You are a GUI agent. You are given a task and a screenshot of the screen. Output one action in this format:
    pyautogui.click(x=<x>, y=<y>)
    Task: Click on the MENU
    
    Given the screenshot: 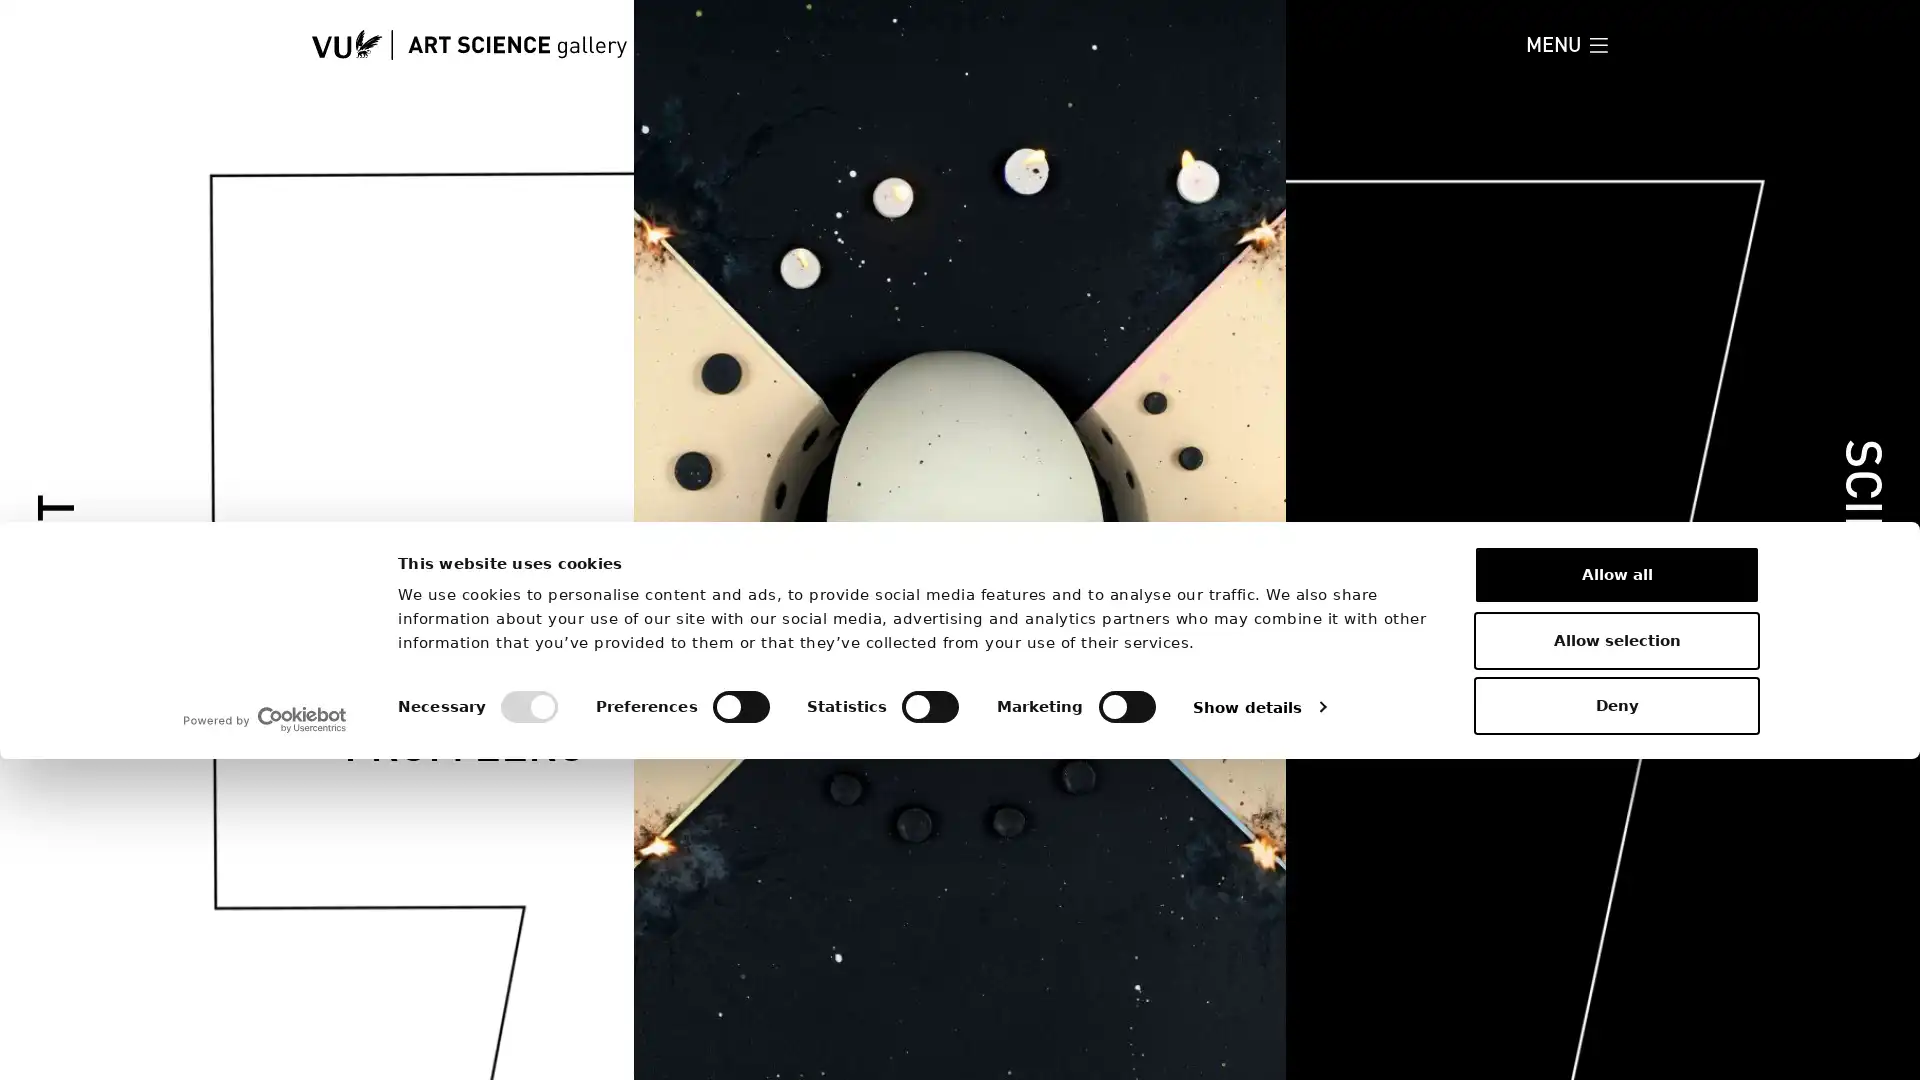 What is the action you would take?
    pyautogui.click(x=1565, y=44)
    